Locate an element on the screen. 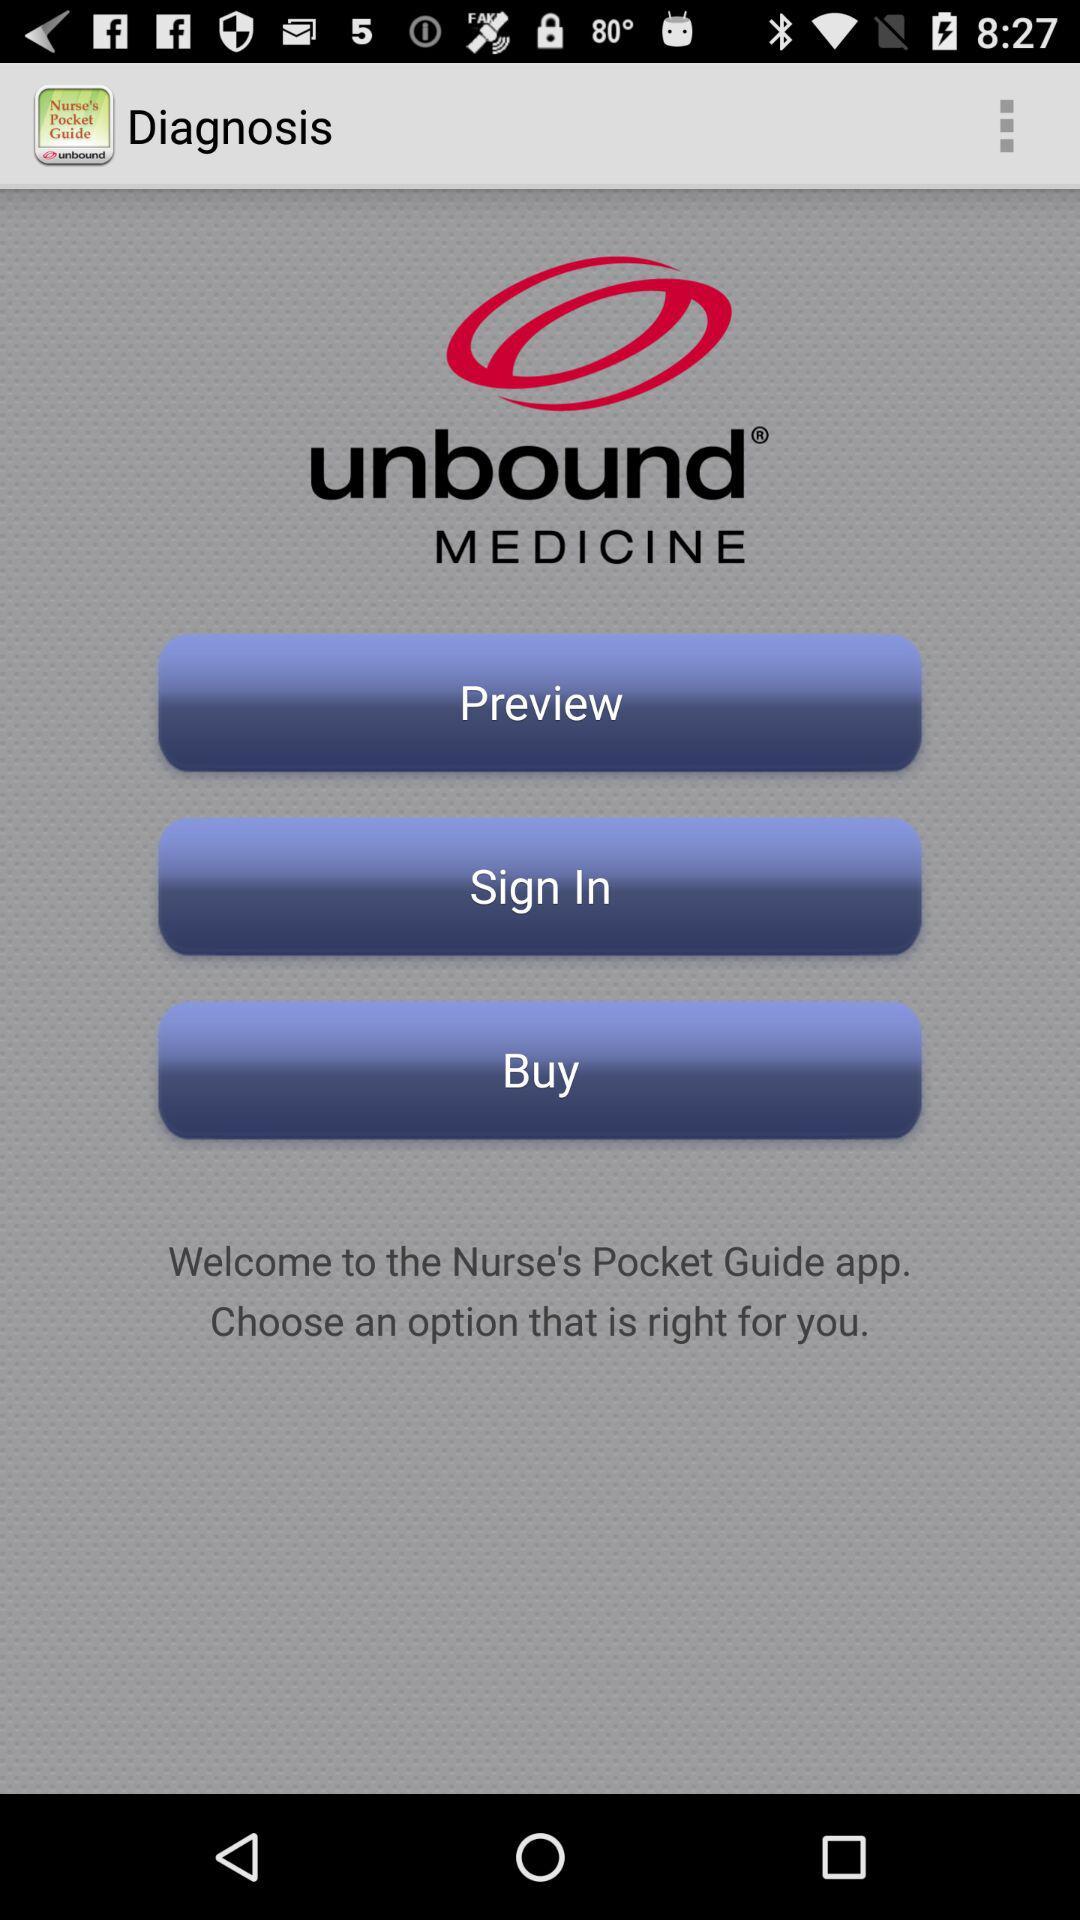 Image resolution: width=1080 pixels, height=1920 pixels. buy is located at coordinates (540, 1075).